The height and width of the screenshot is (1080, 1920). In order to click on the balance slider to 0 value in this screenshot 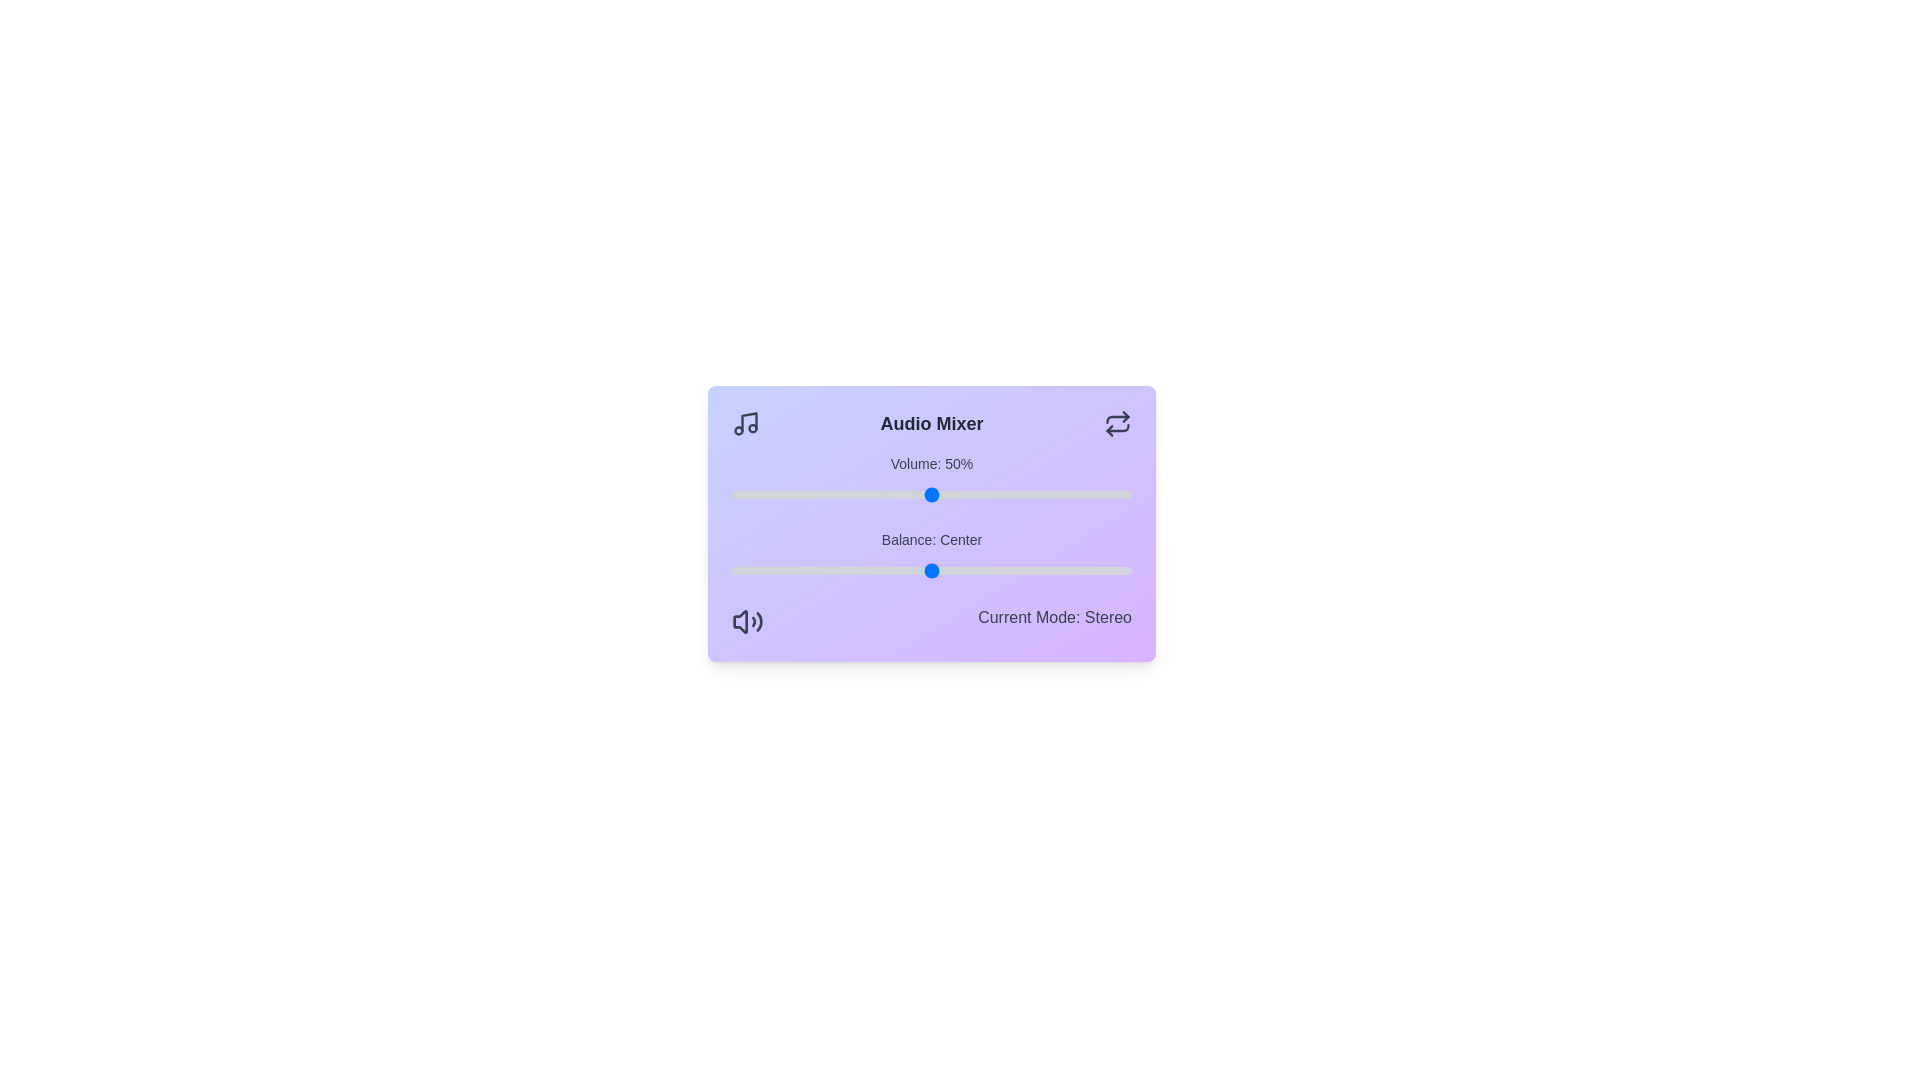, I will do `click(930, 570)`.